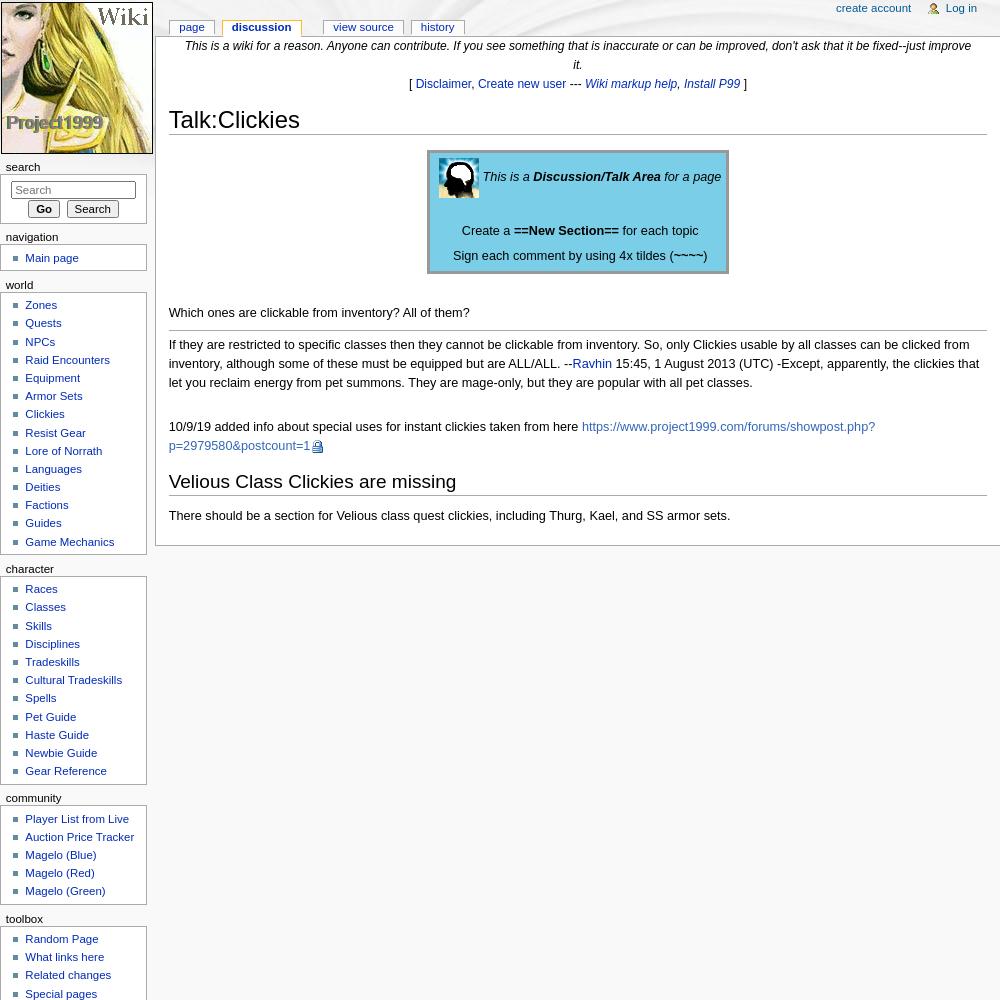 The height and width of the screenshot is (1000, 1000). What do you see at coordinates (960, 8) in the screenshot?
I see `'Log in'` at bounding box center [960, 8].